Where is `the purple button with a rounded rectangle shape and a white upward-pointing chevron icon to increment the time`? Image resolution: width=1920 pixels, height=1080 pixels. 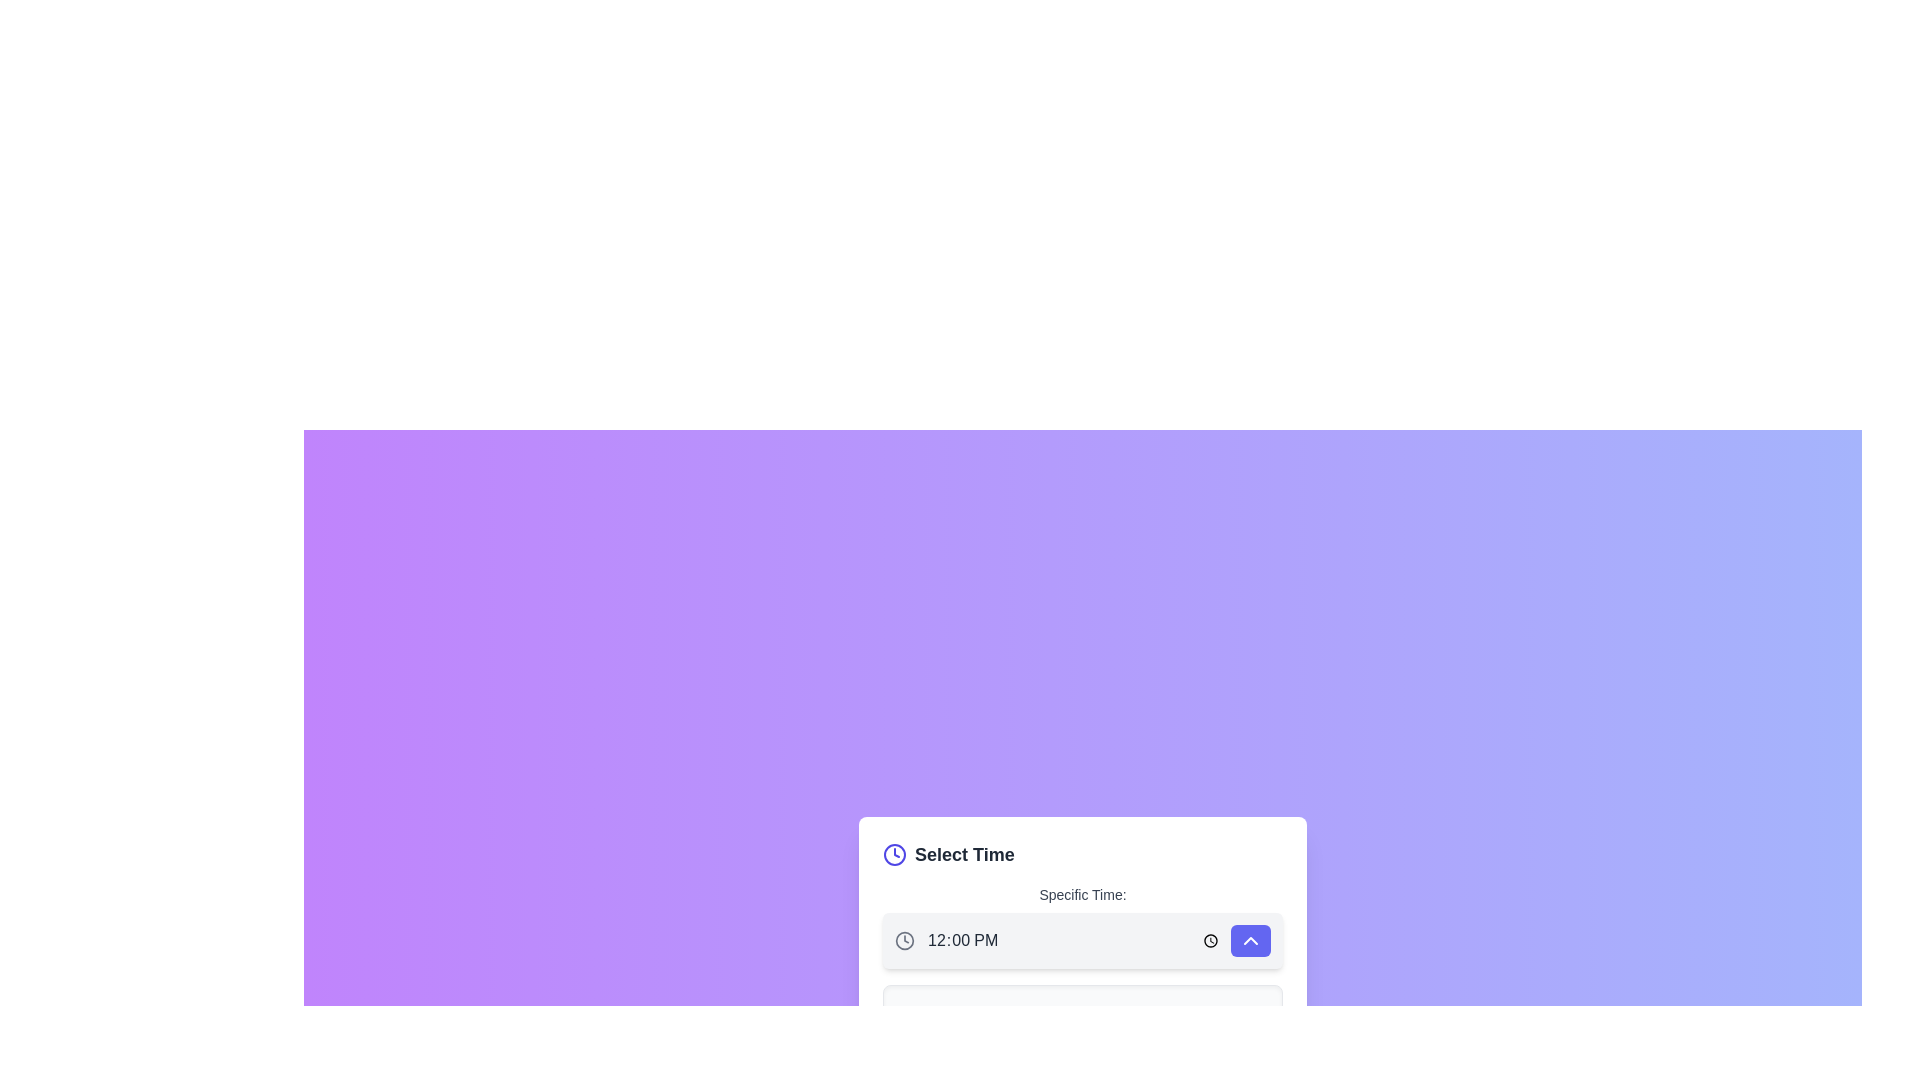 the purple button with a rounded rectangle shape and a white upward-pointing chevron icon to increment the time is located at coordinates (1250, 941).